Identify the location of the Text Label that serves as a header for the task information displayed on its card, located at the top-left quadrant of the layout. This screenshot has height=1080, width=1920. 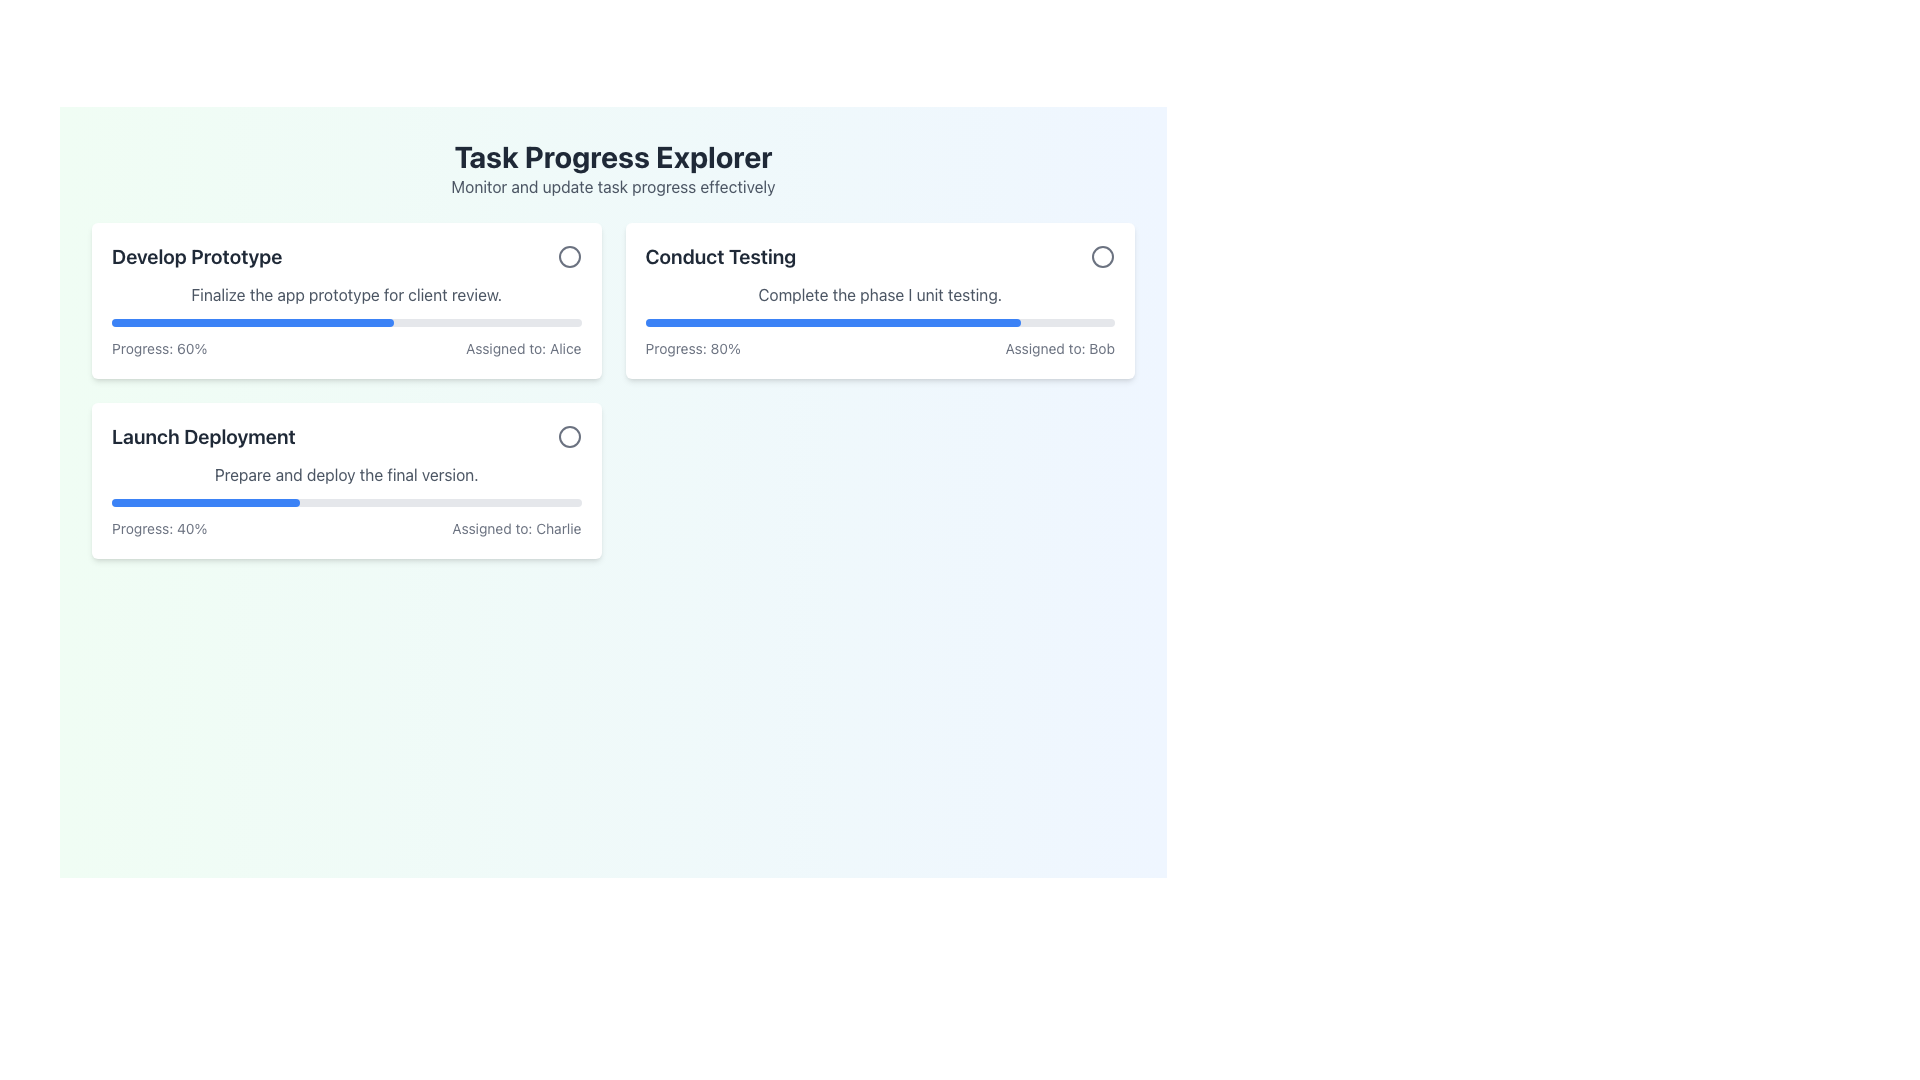
(197, 256).